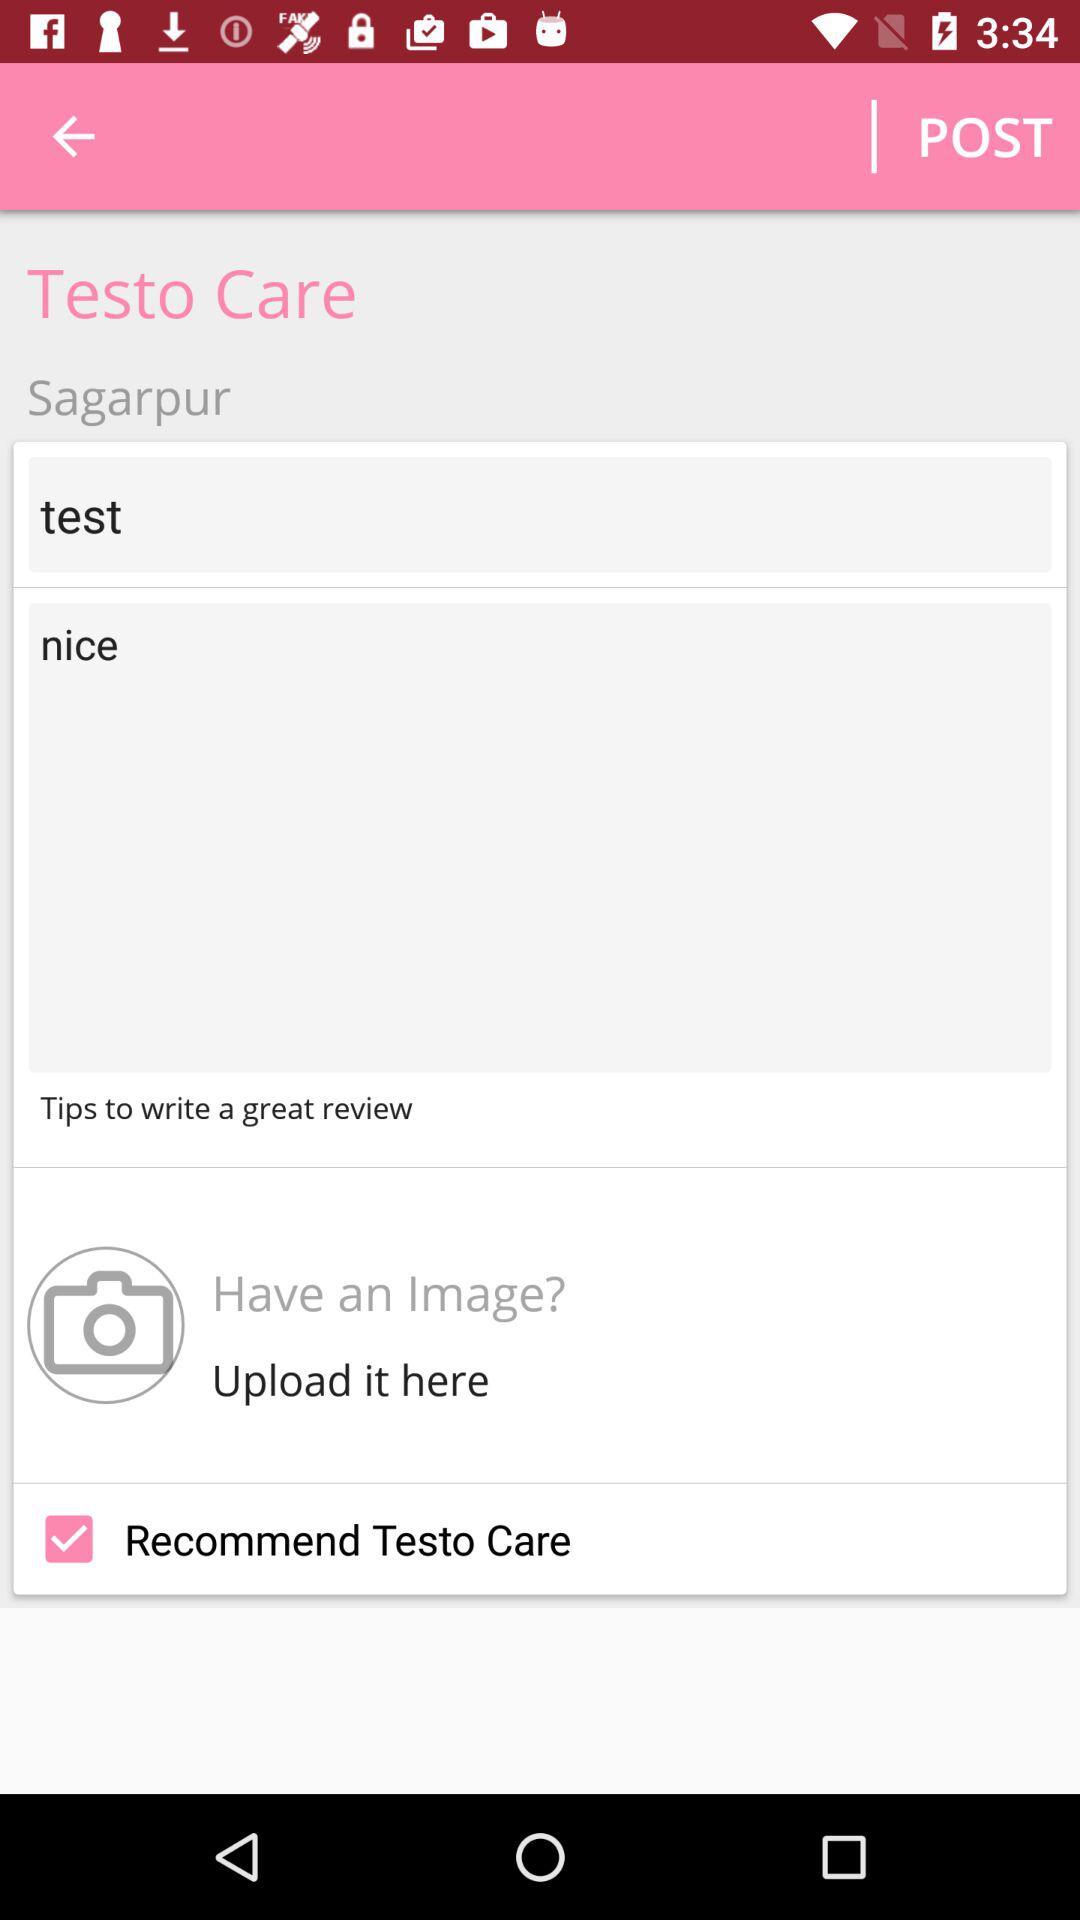  Describe the element at coordinates (540, 837) in the screenshot. I see `the nice` at that location.